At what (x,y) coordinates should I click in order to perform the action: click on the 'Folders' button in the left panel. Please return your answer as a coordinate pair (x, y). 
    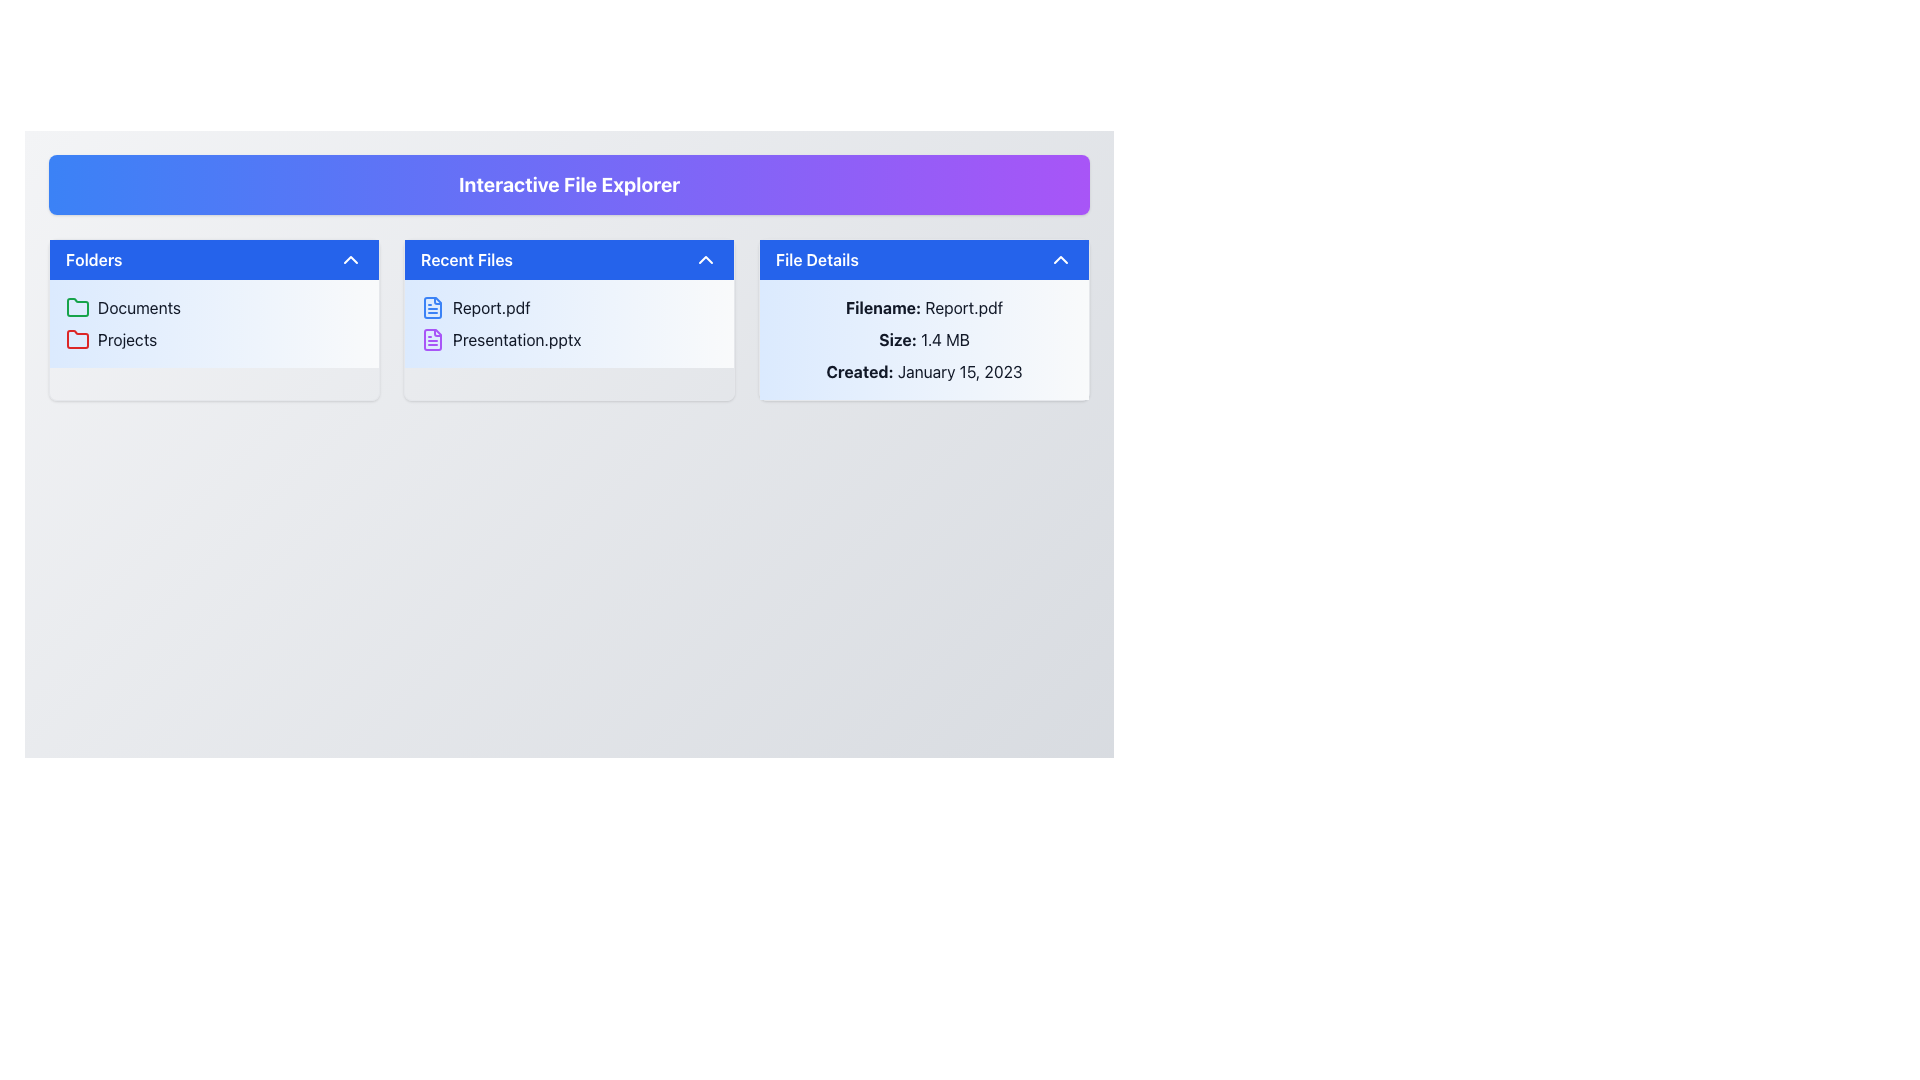
    Looking at the image, I should click on (214, 258).